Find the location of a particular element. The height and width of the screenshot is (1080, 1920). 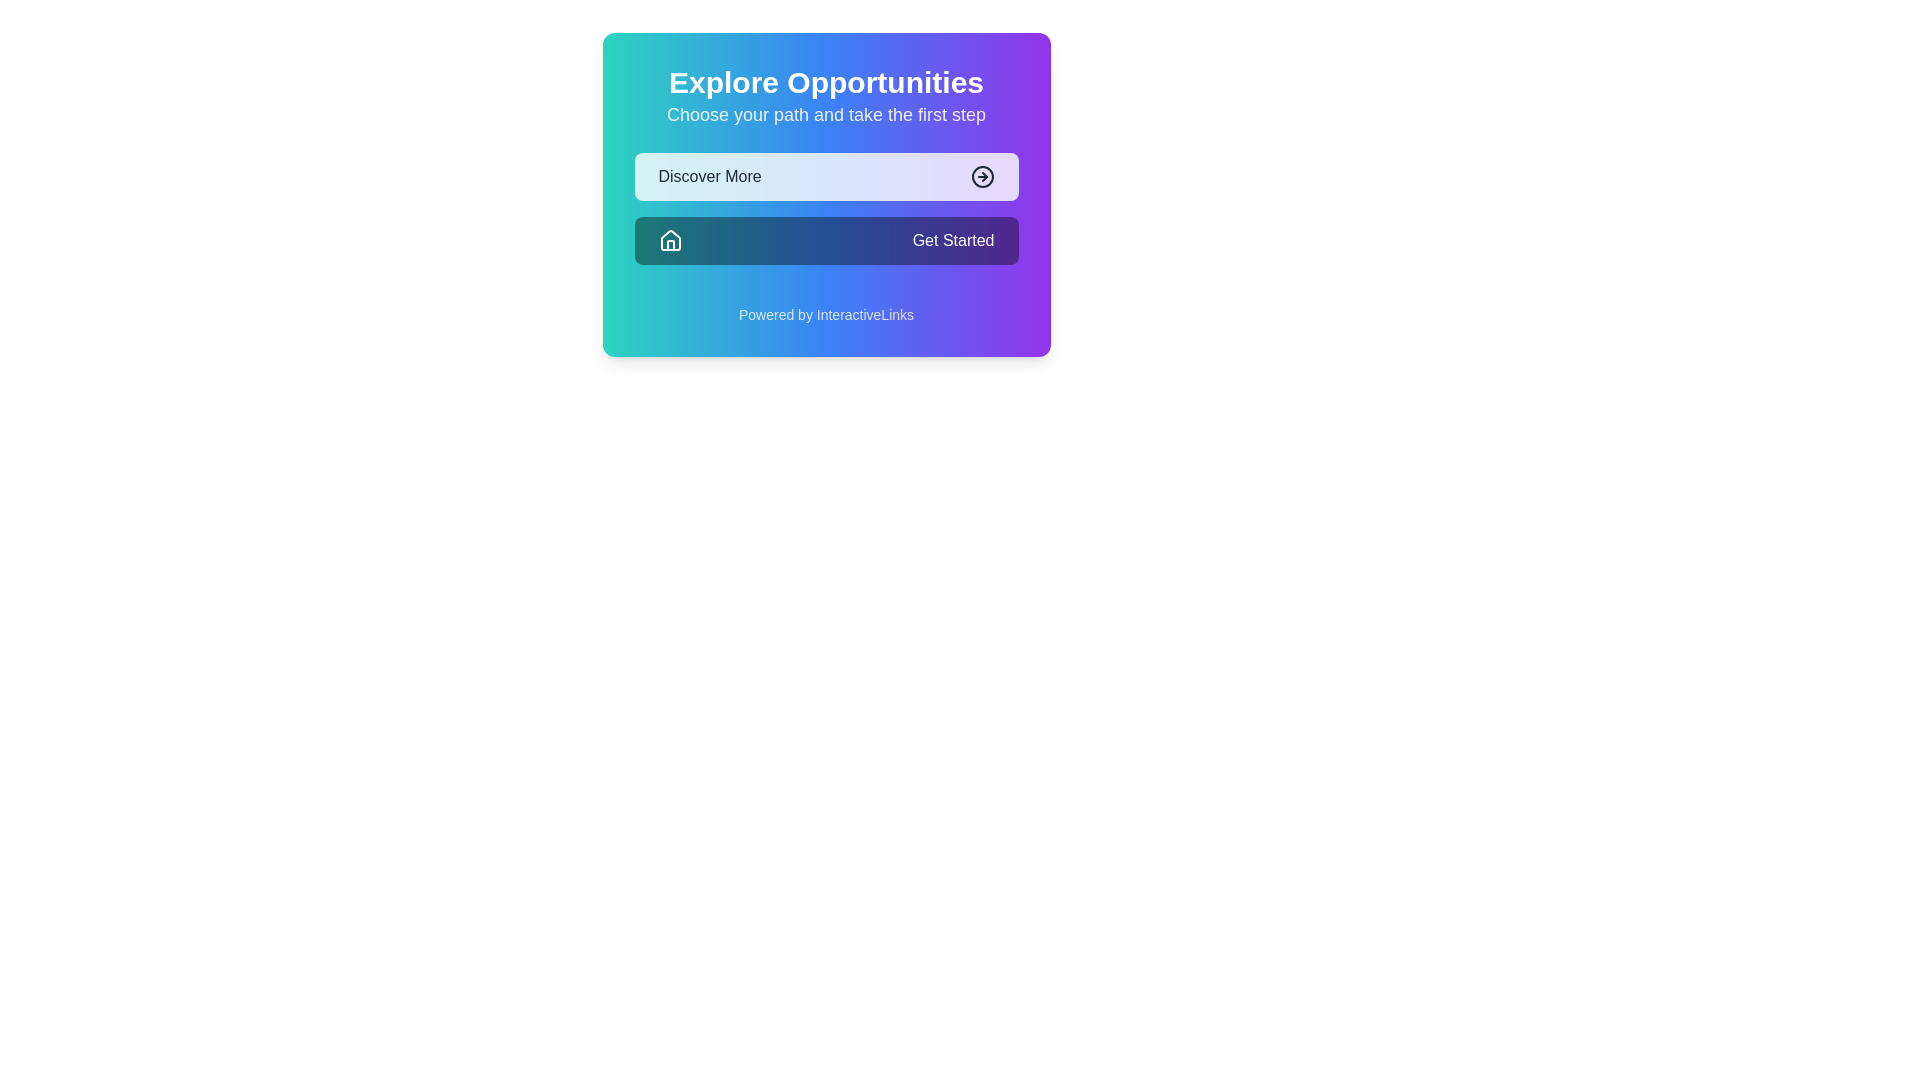

the house icon, which is a small white icon with a modern outline located on the left side within the 'Get Started' button at the bottom of the card layout is located at coordinates (670, 239).